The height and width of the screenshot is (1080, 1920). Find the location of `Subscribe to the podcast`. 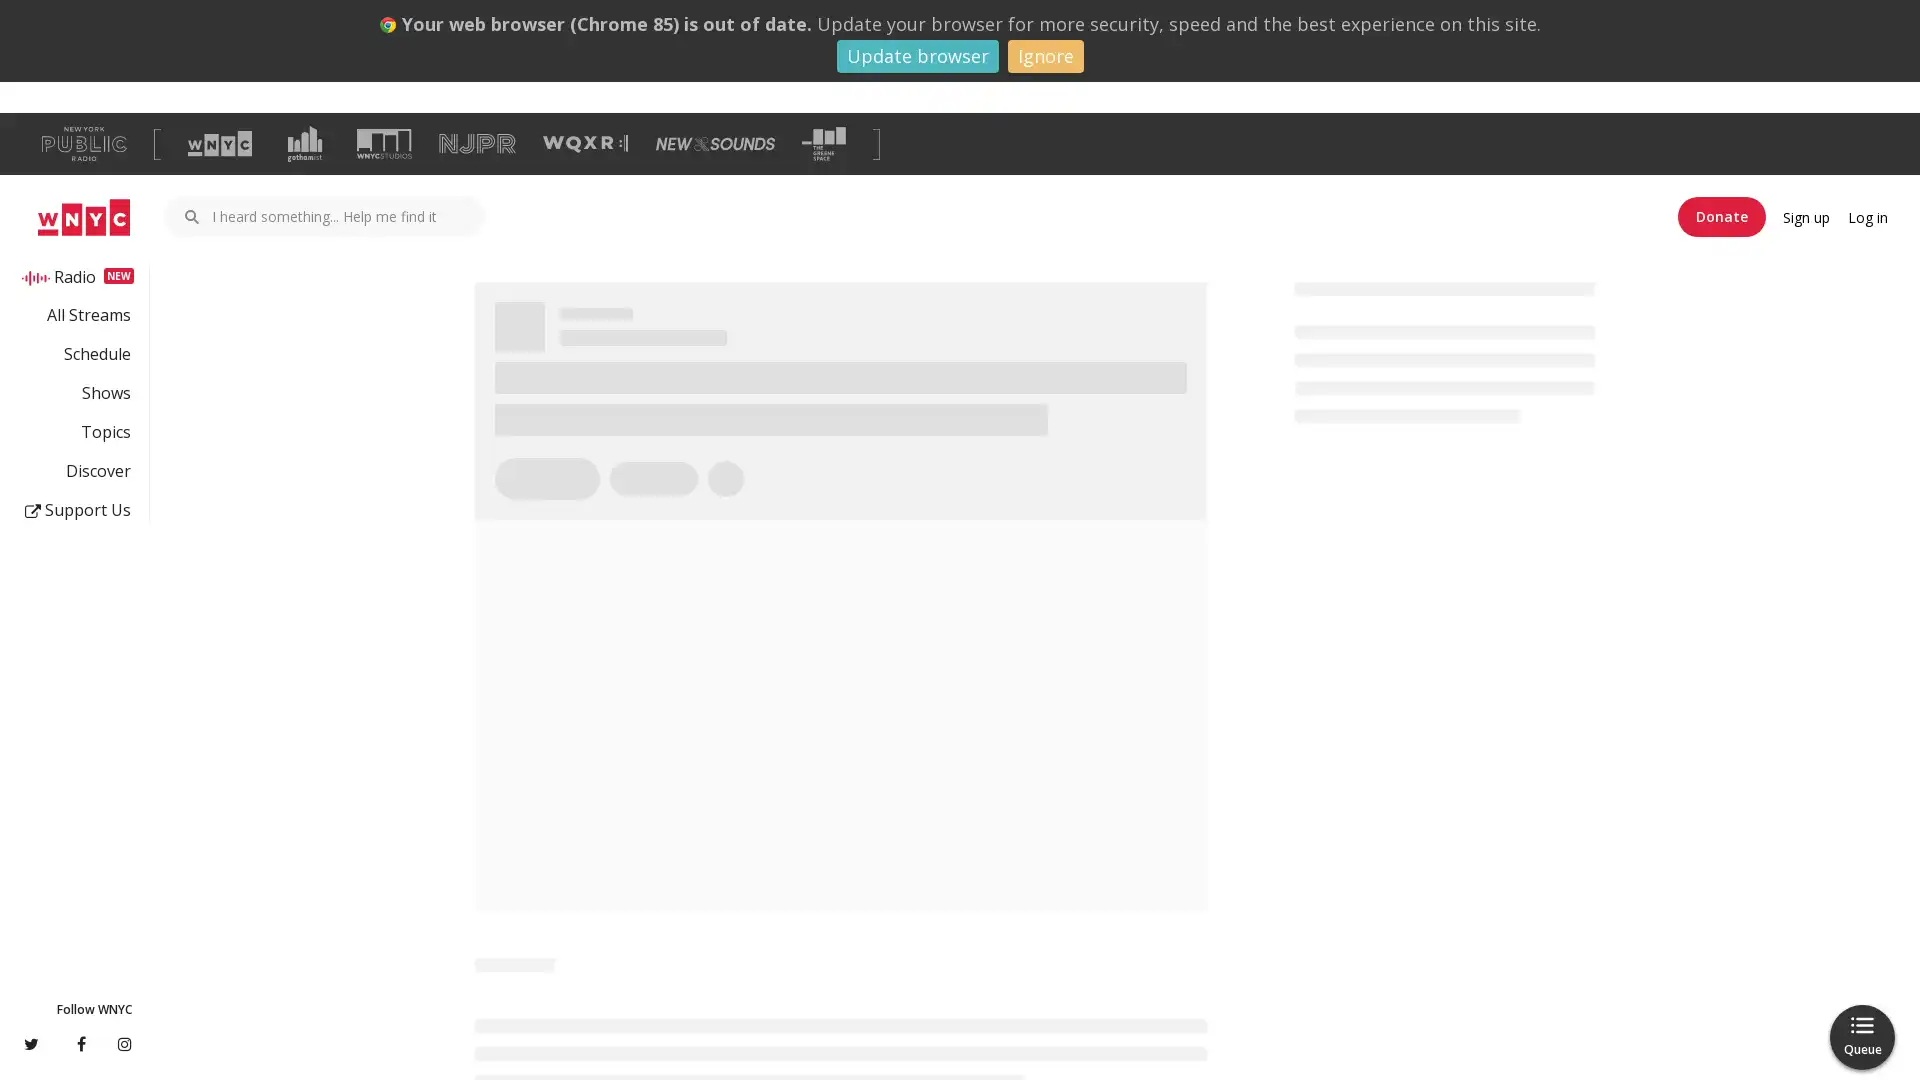

Subscribe to the podcast is located at coordinates (1394, 478).